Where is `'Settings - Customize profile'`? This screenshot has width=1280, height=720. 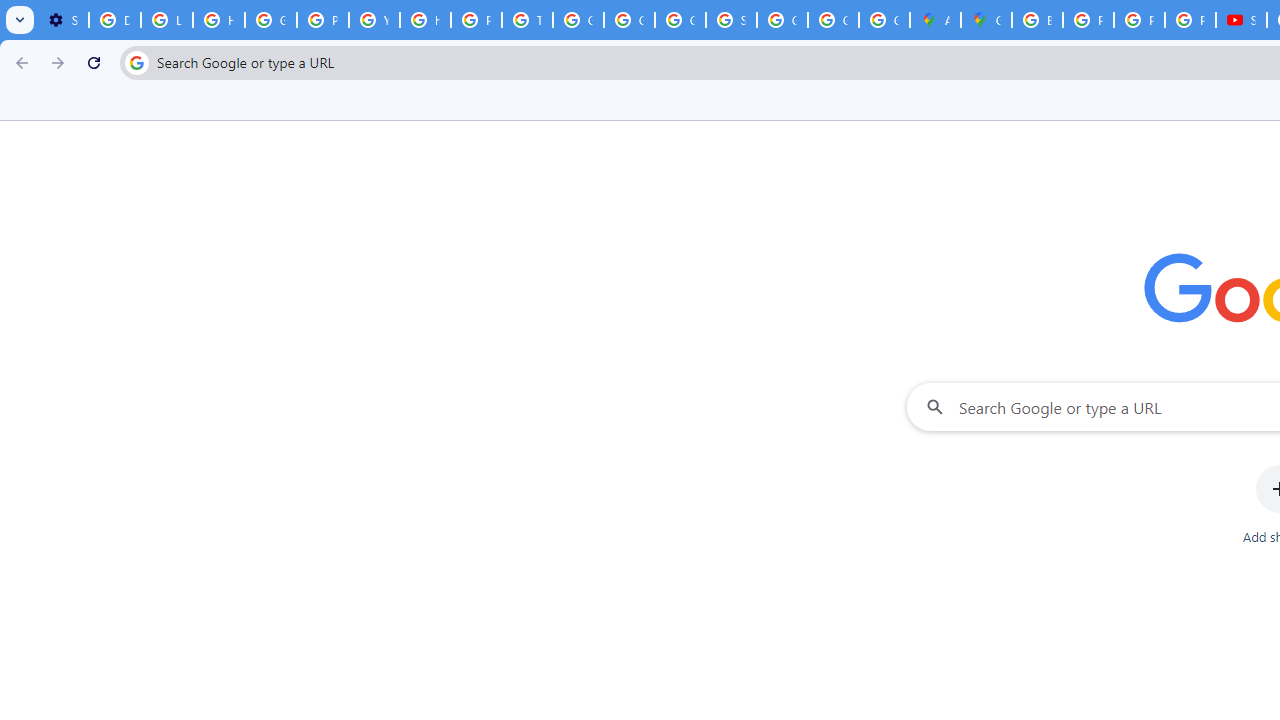 'Settings - Customize profile' is located at coordinates (63, 20).